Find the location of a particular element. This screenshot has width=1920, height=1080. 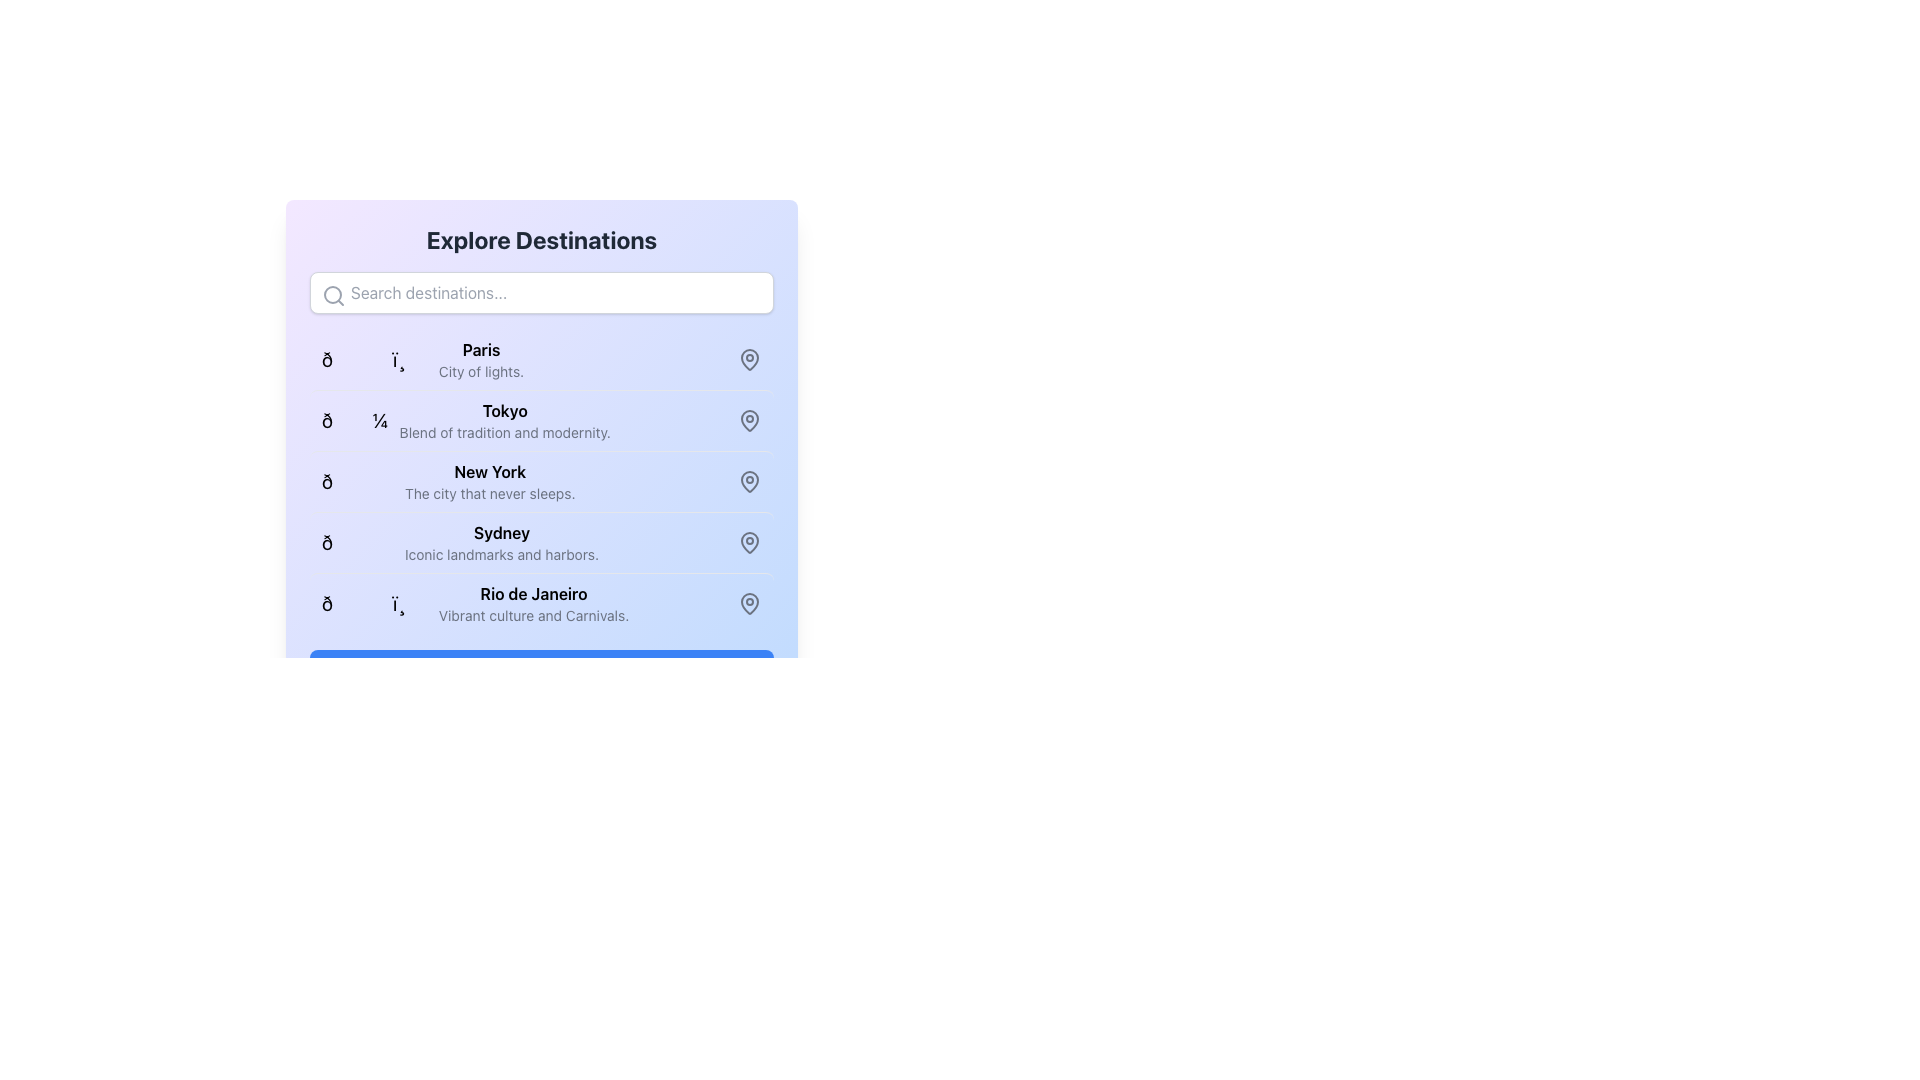

the emoji-like symbol representing 'ð\x9f\x8c\x89' that appears at the beginning of the list item for 'Sydney' is located at coordinates (357, 543).